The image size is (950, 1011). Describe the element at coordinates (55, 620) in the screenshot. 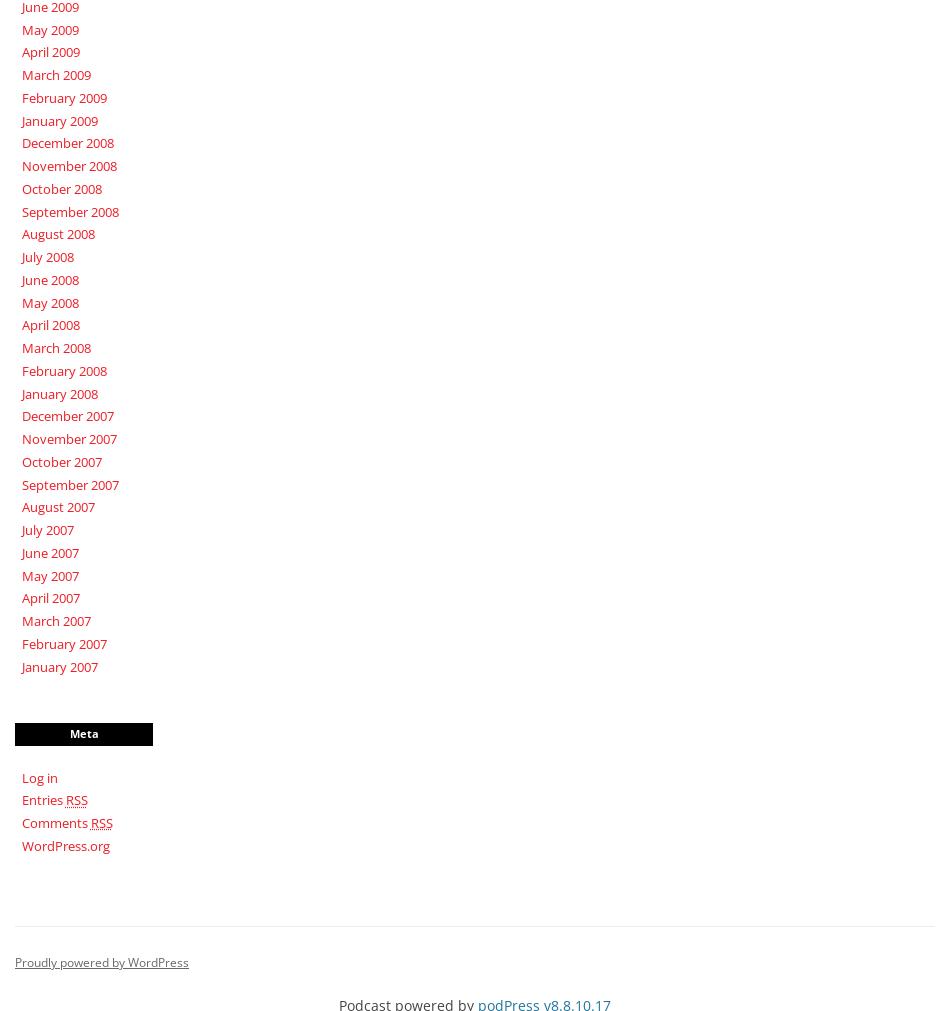

I see `'March 2007'` at that location.